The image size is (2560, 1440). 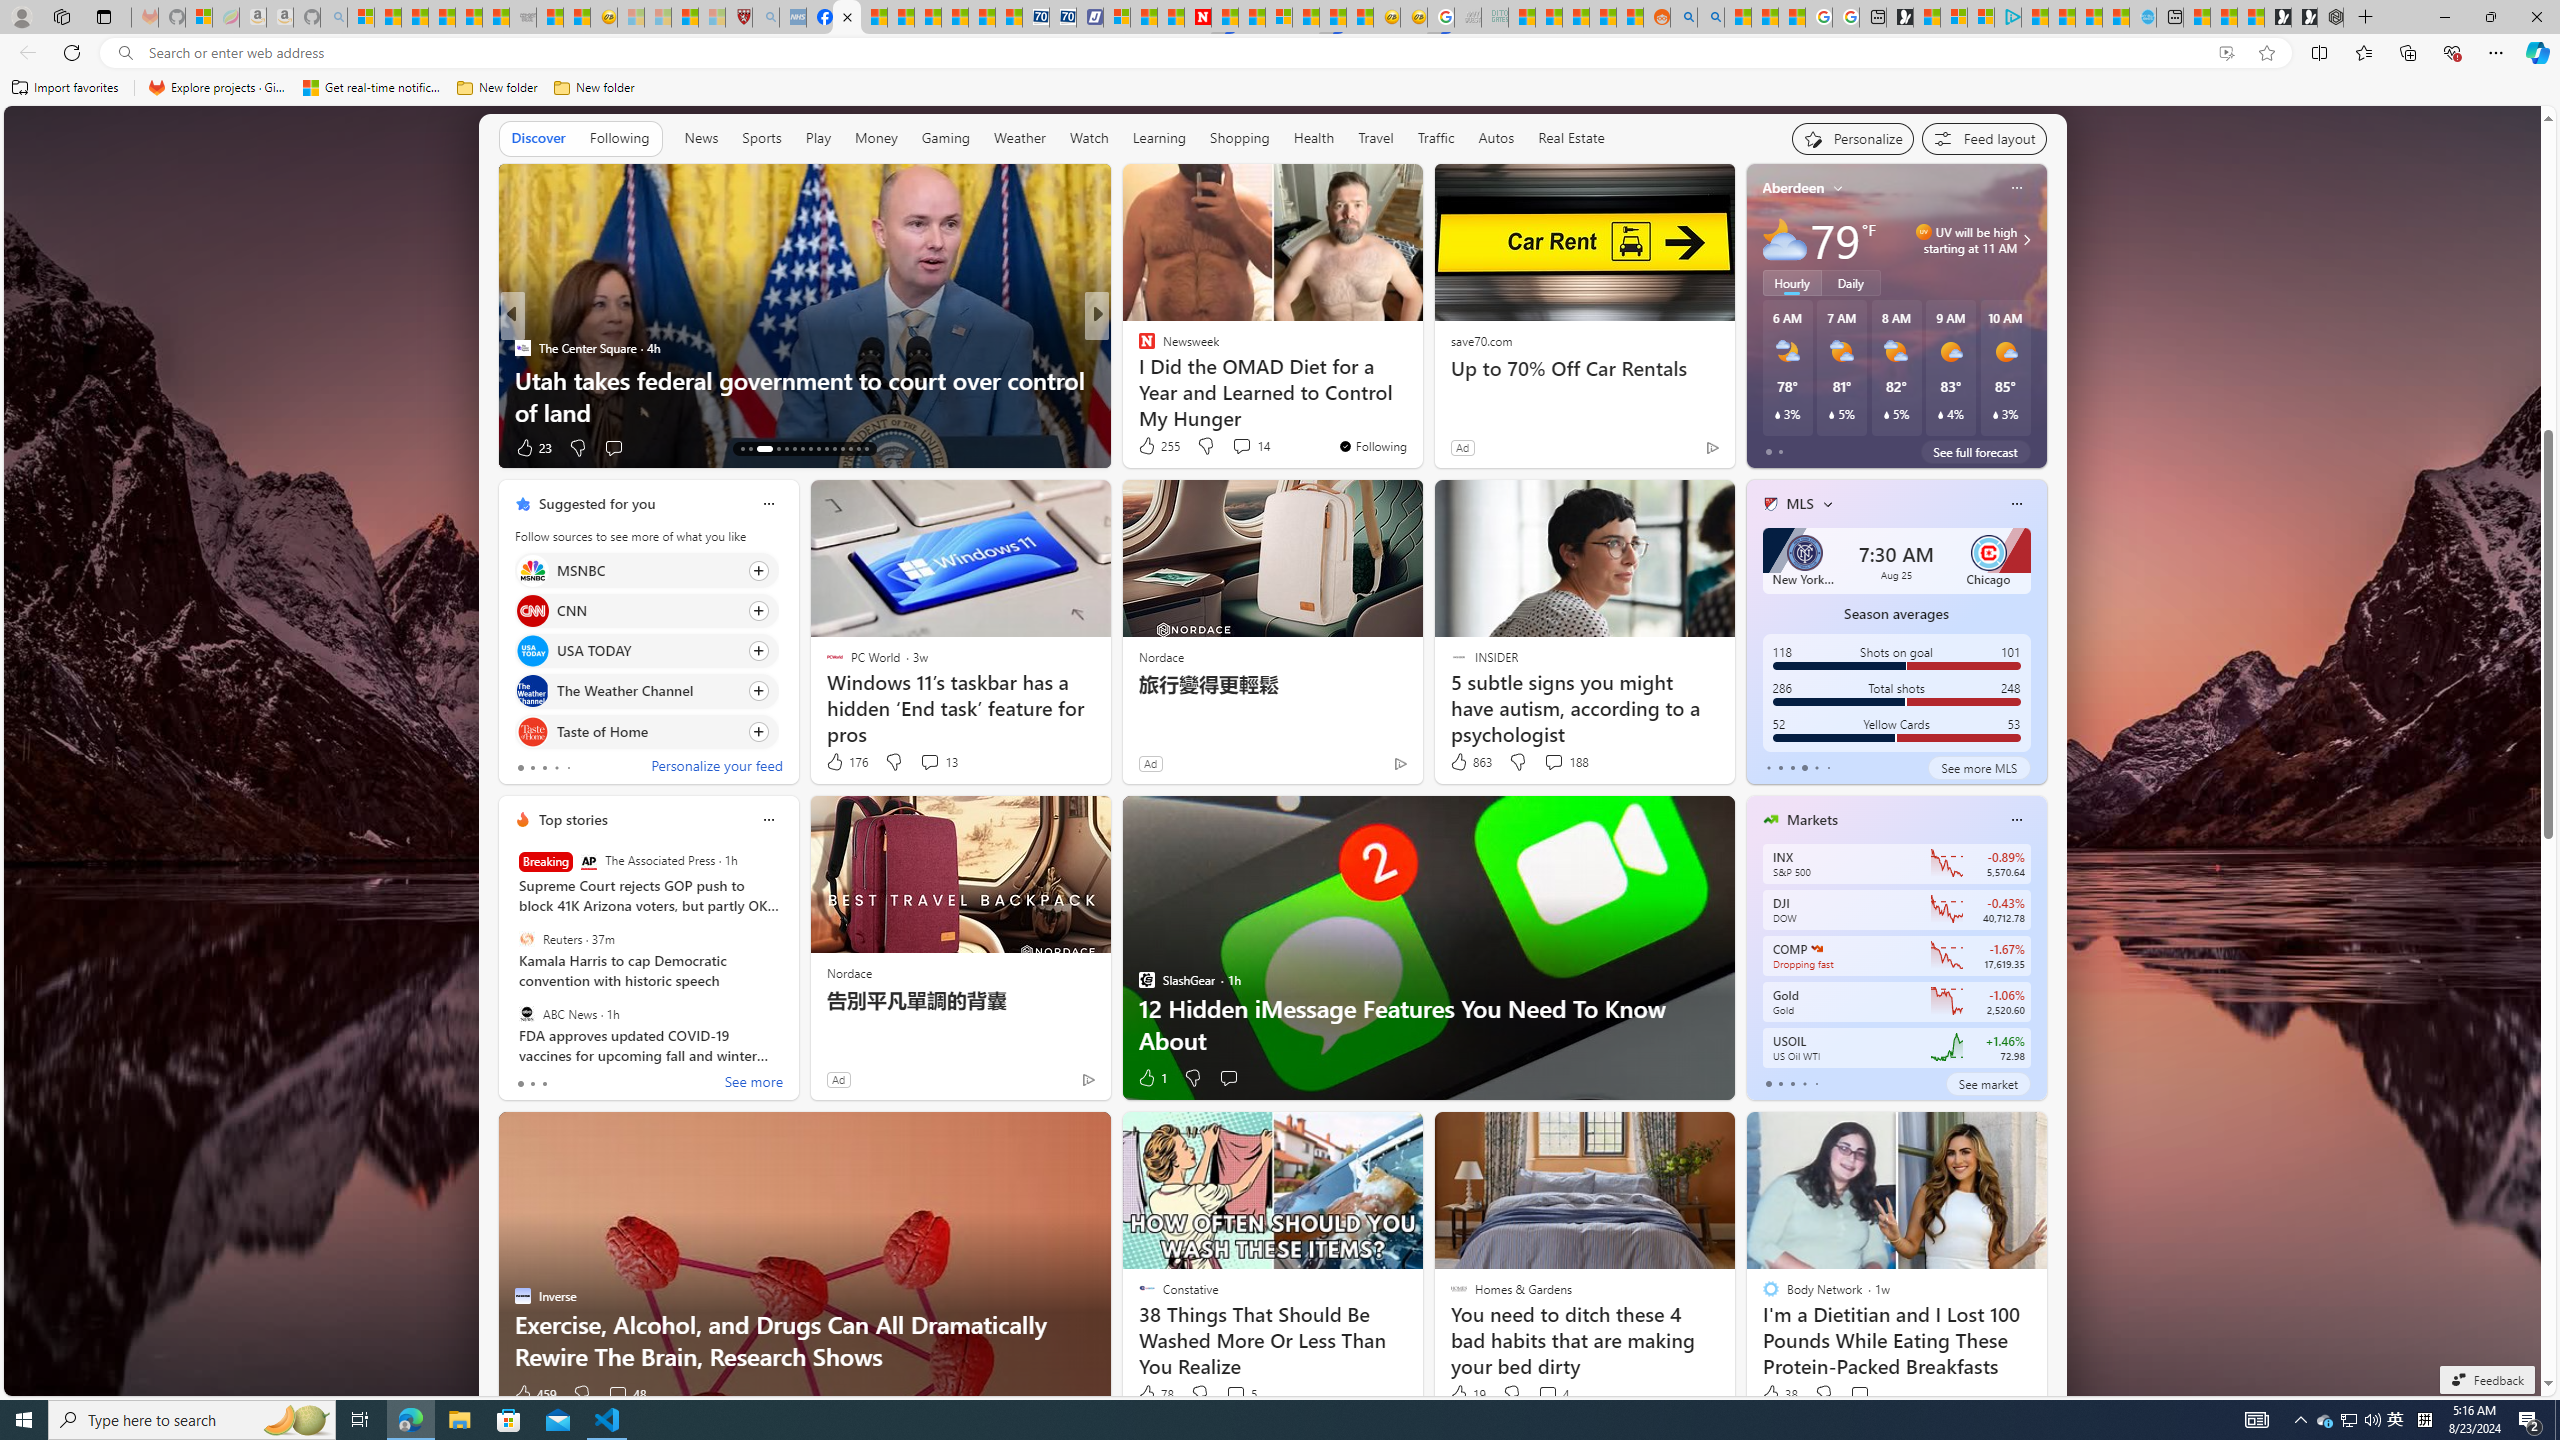 I want to click on 'AutomationID: tab-67', so click(x=750, y=448).